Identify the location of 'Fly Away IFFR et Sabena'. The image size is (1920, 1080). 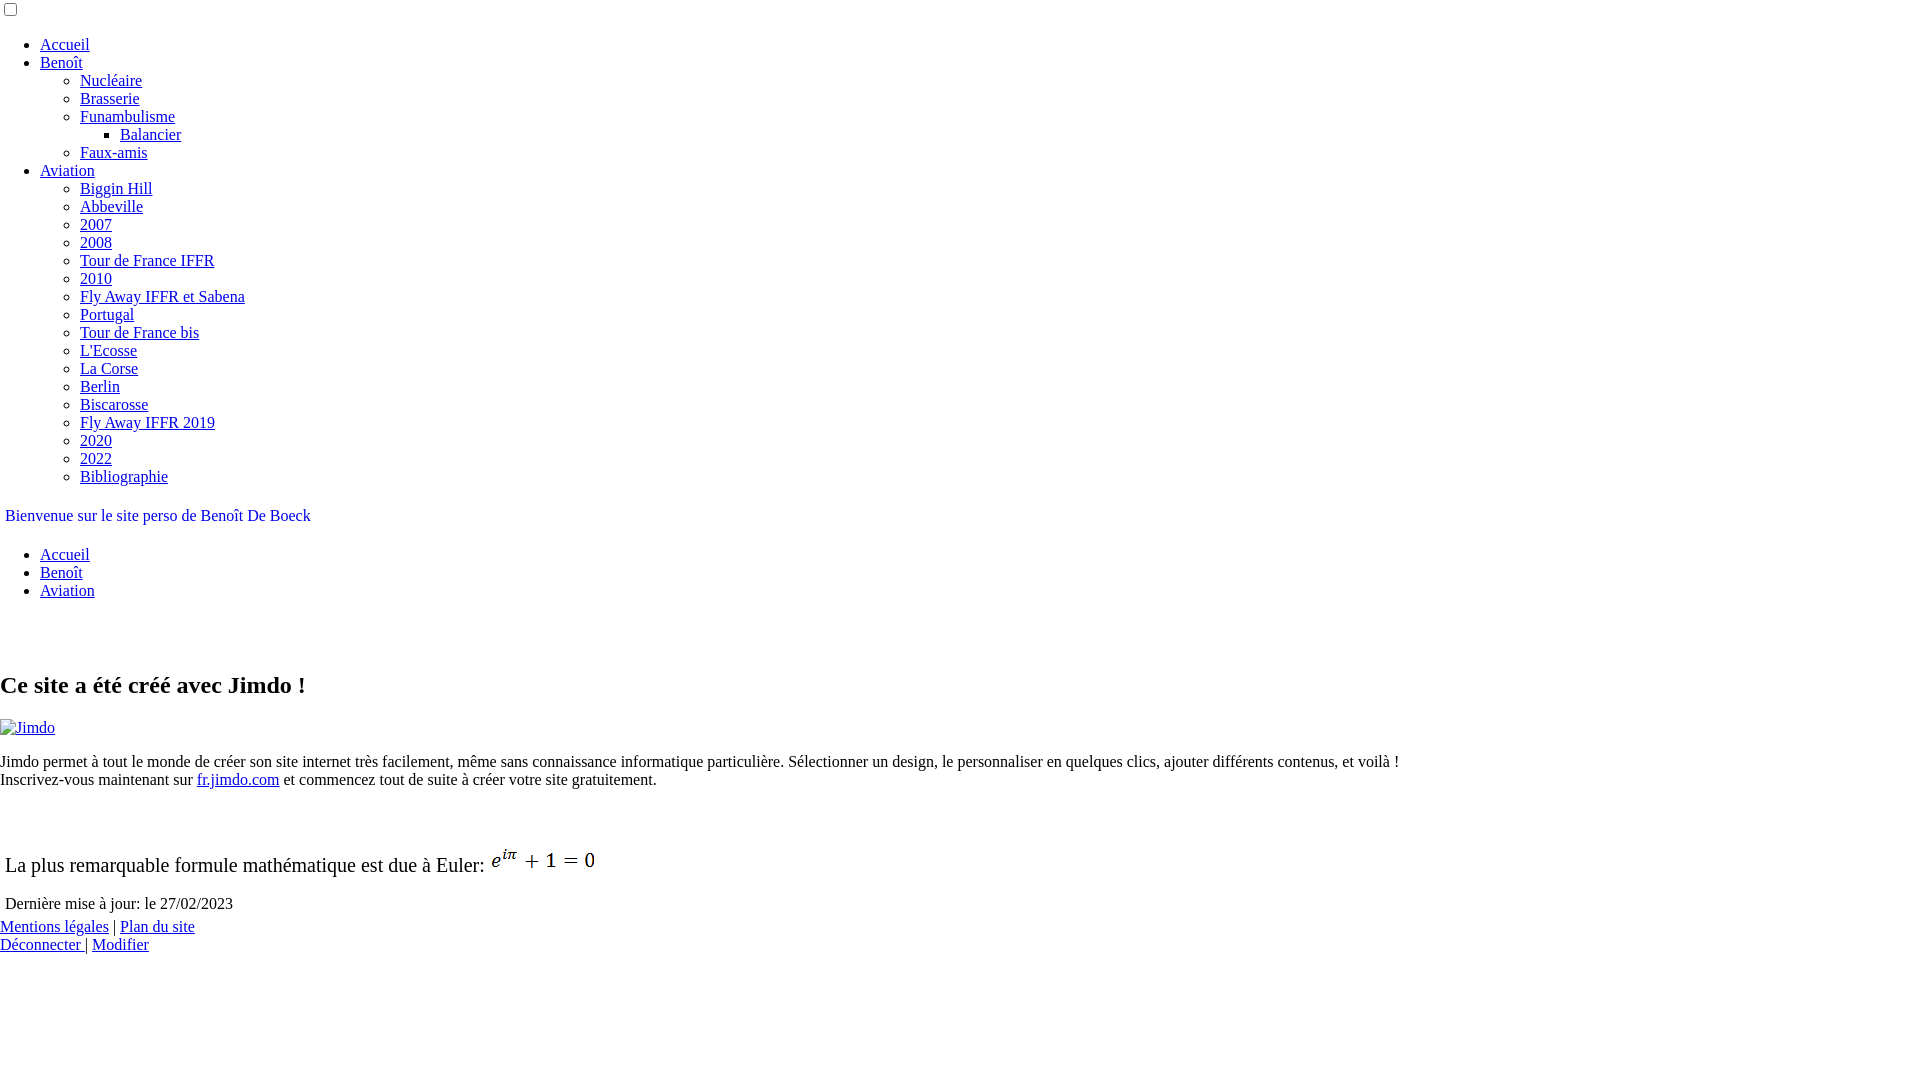
(80, 296).